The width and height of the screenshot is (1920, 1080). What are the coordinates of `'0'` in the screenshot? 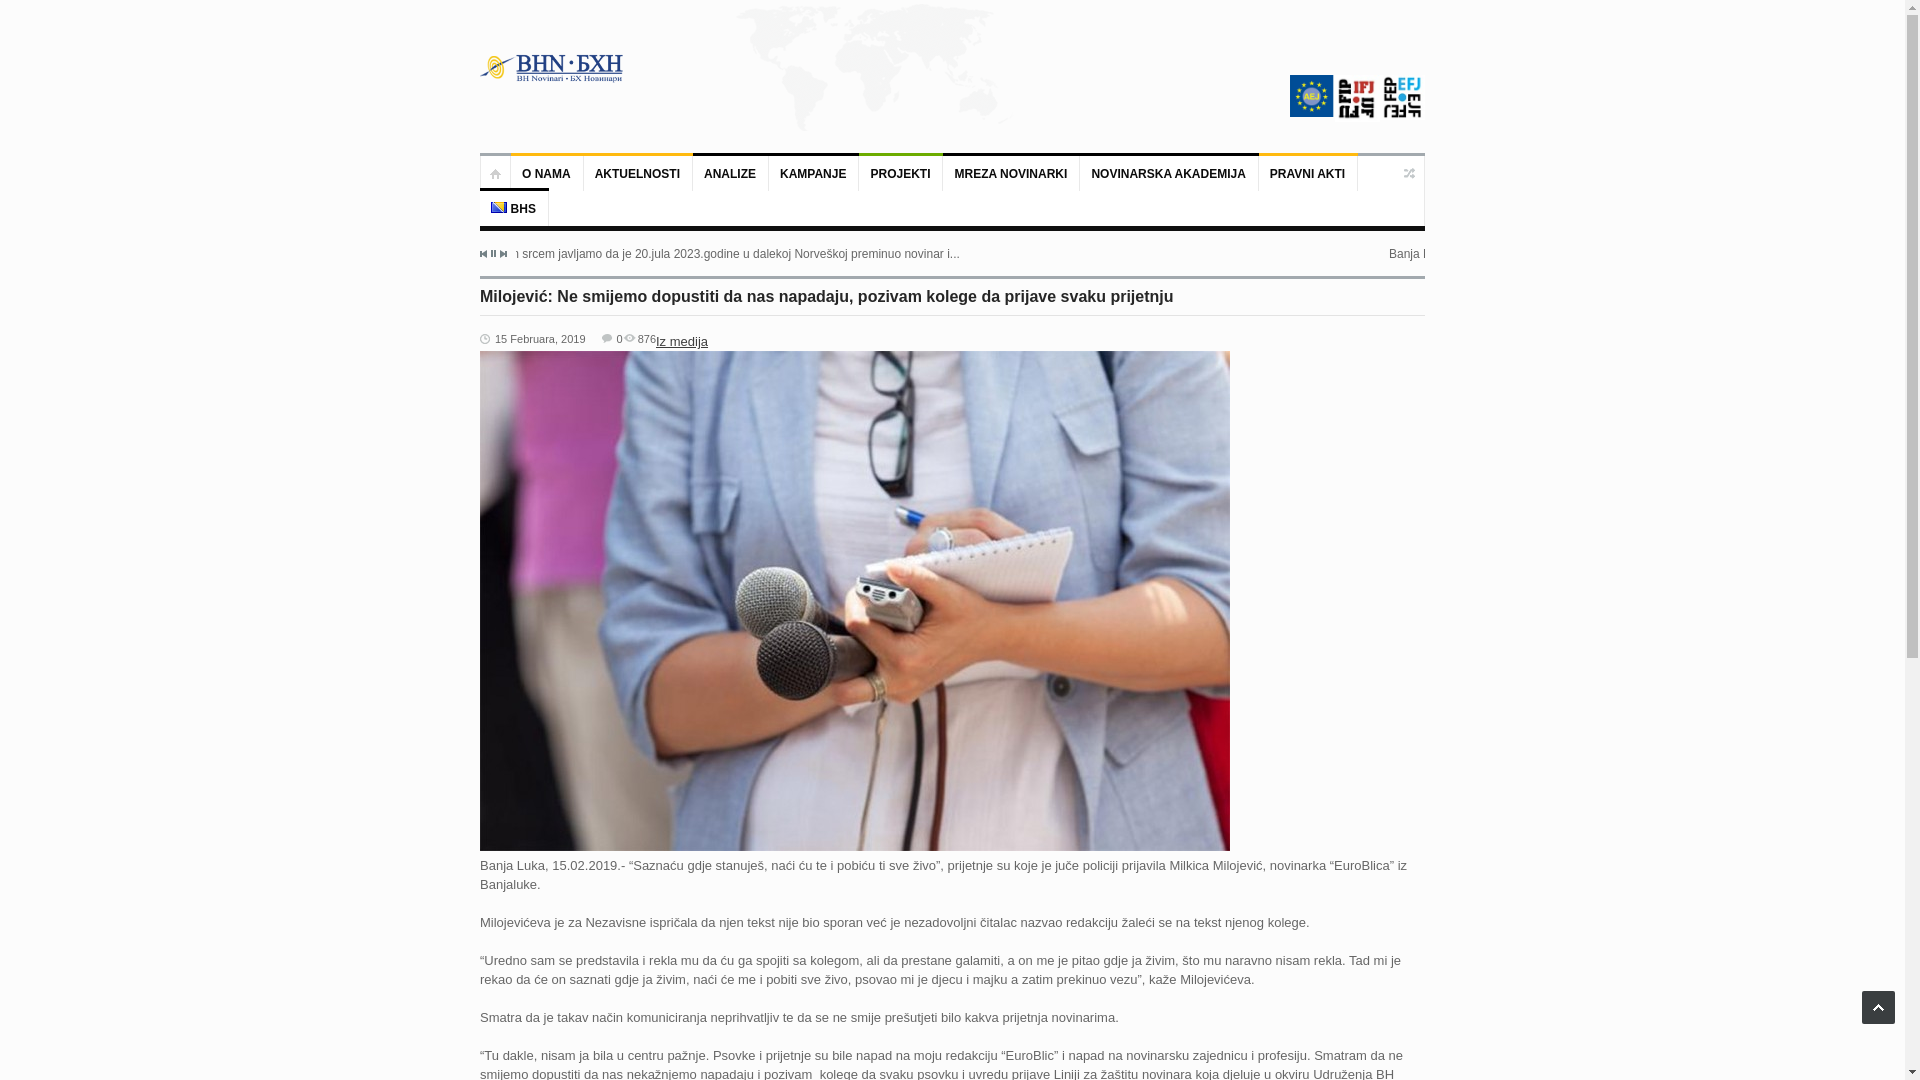 It's located at (611, 338).